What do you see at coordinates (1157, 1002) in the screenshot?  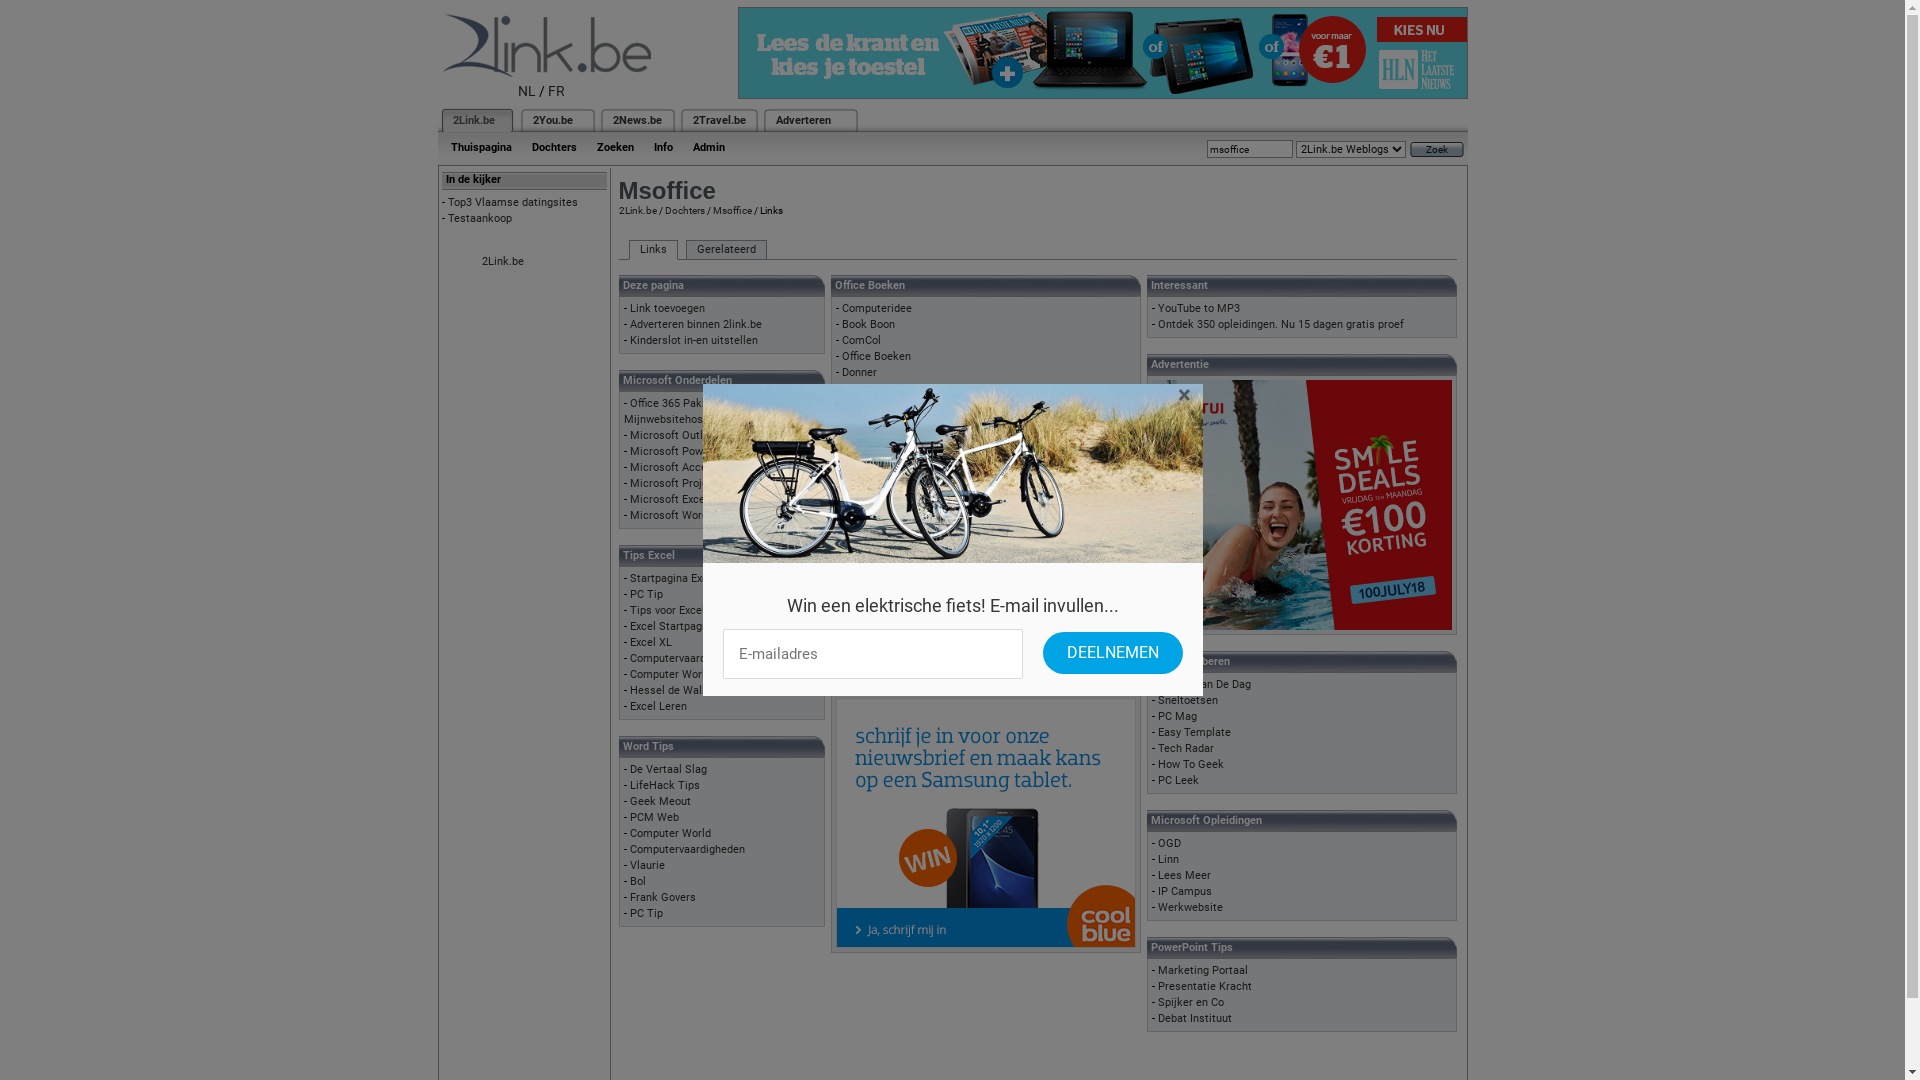 I see `'Spijker en Co'` at bounding box center [1157, 1002].